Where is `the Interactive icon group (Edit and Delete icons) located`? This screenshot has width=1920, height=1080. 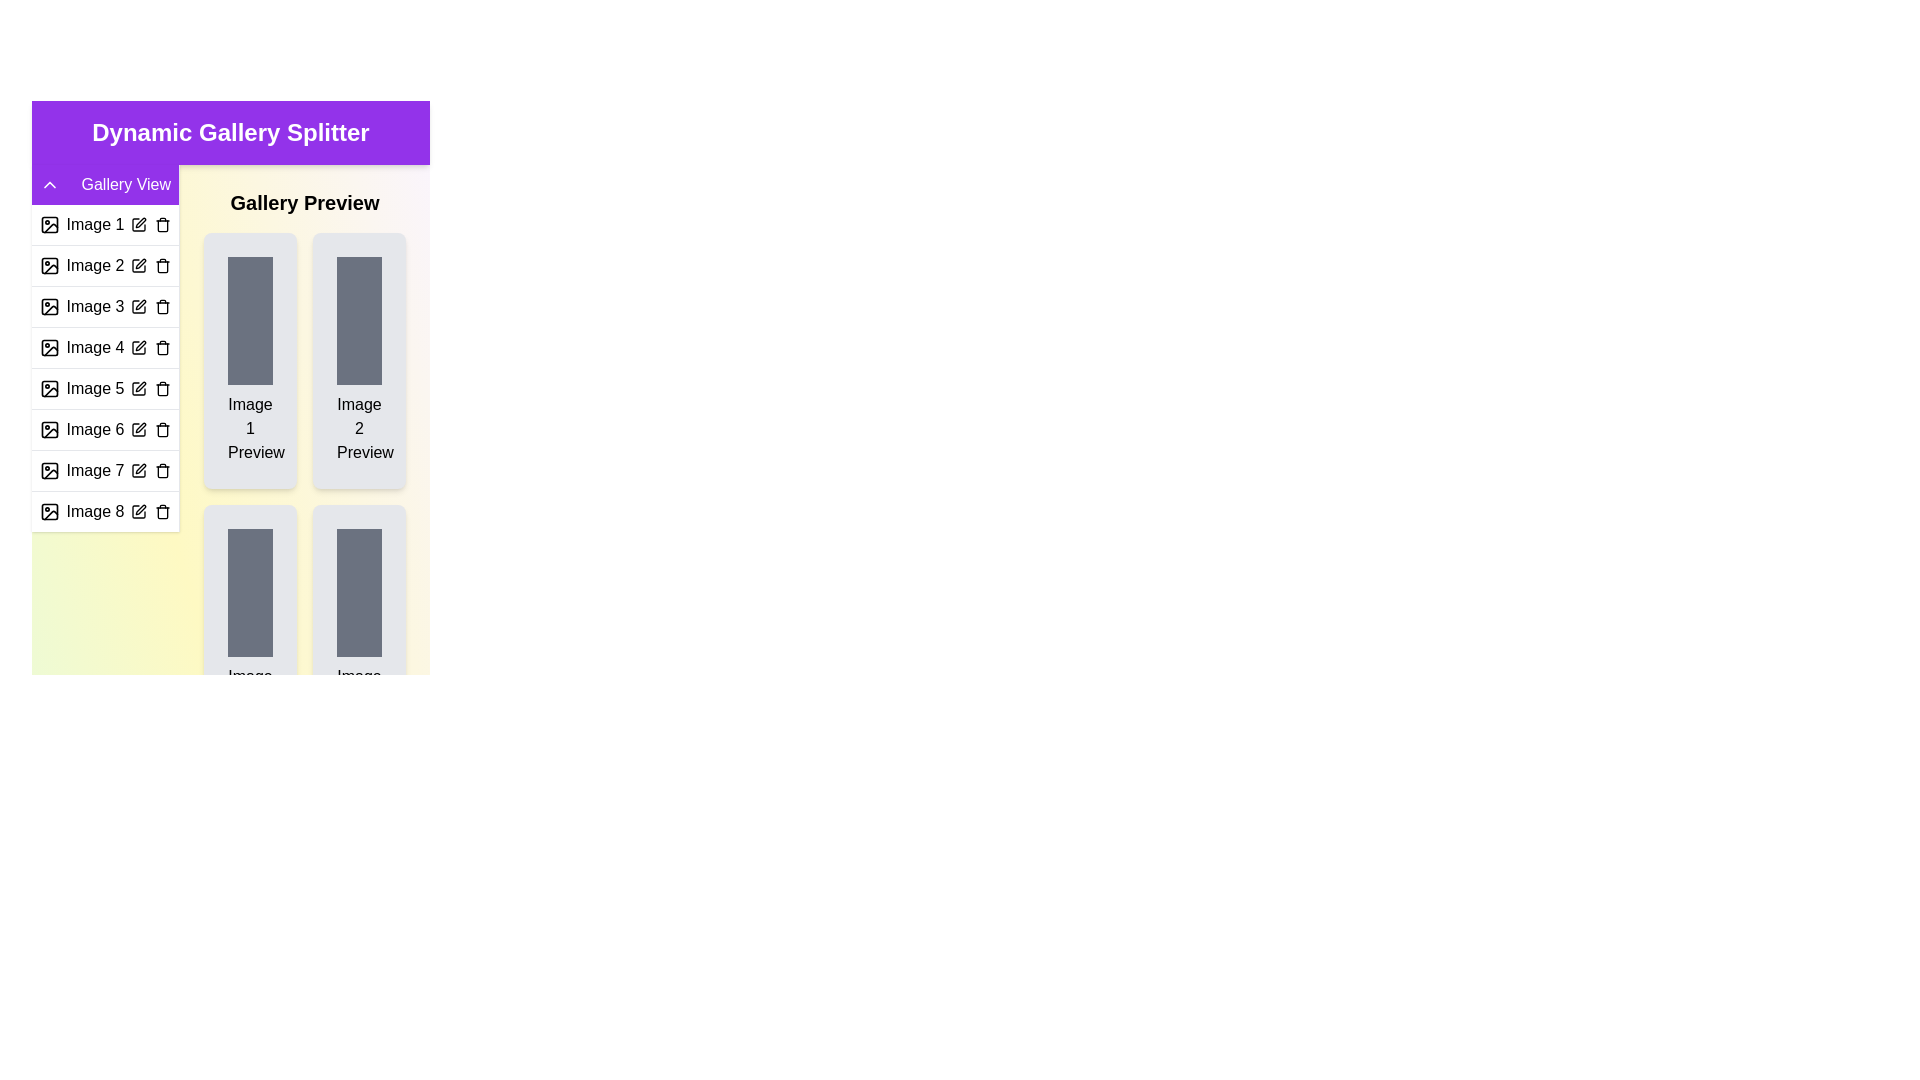
the Interactive icon group (Edit and Delete icons) located is located at coordinates (149, 389).